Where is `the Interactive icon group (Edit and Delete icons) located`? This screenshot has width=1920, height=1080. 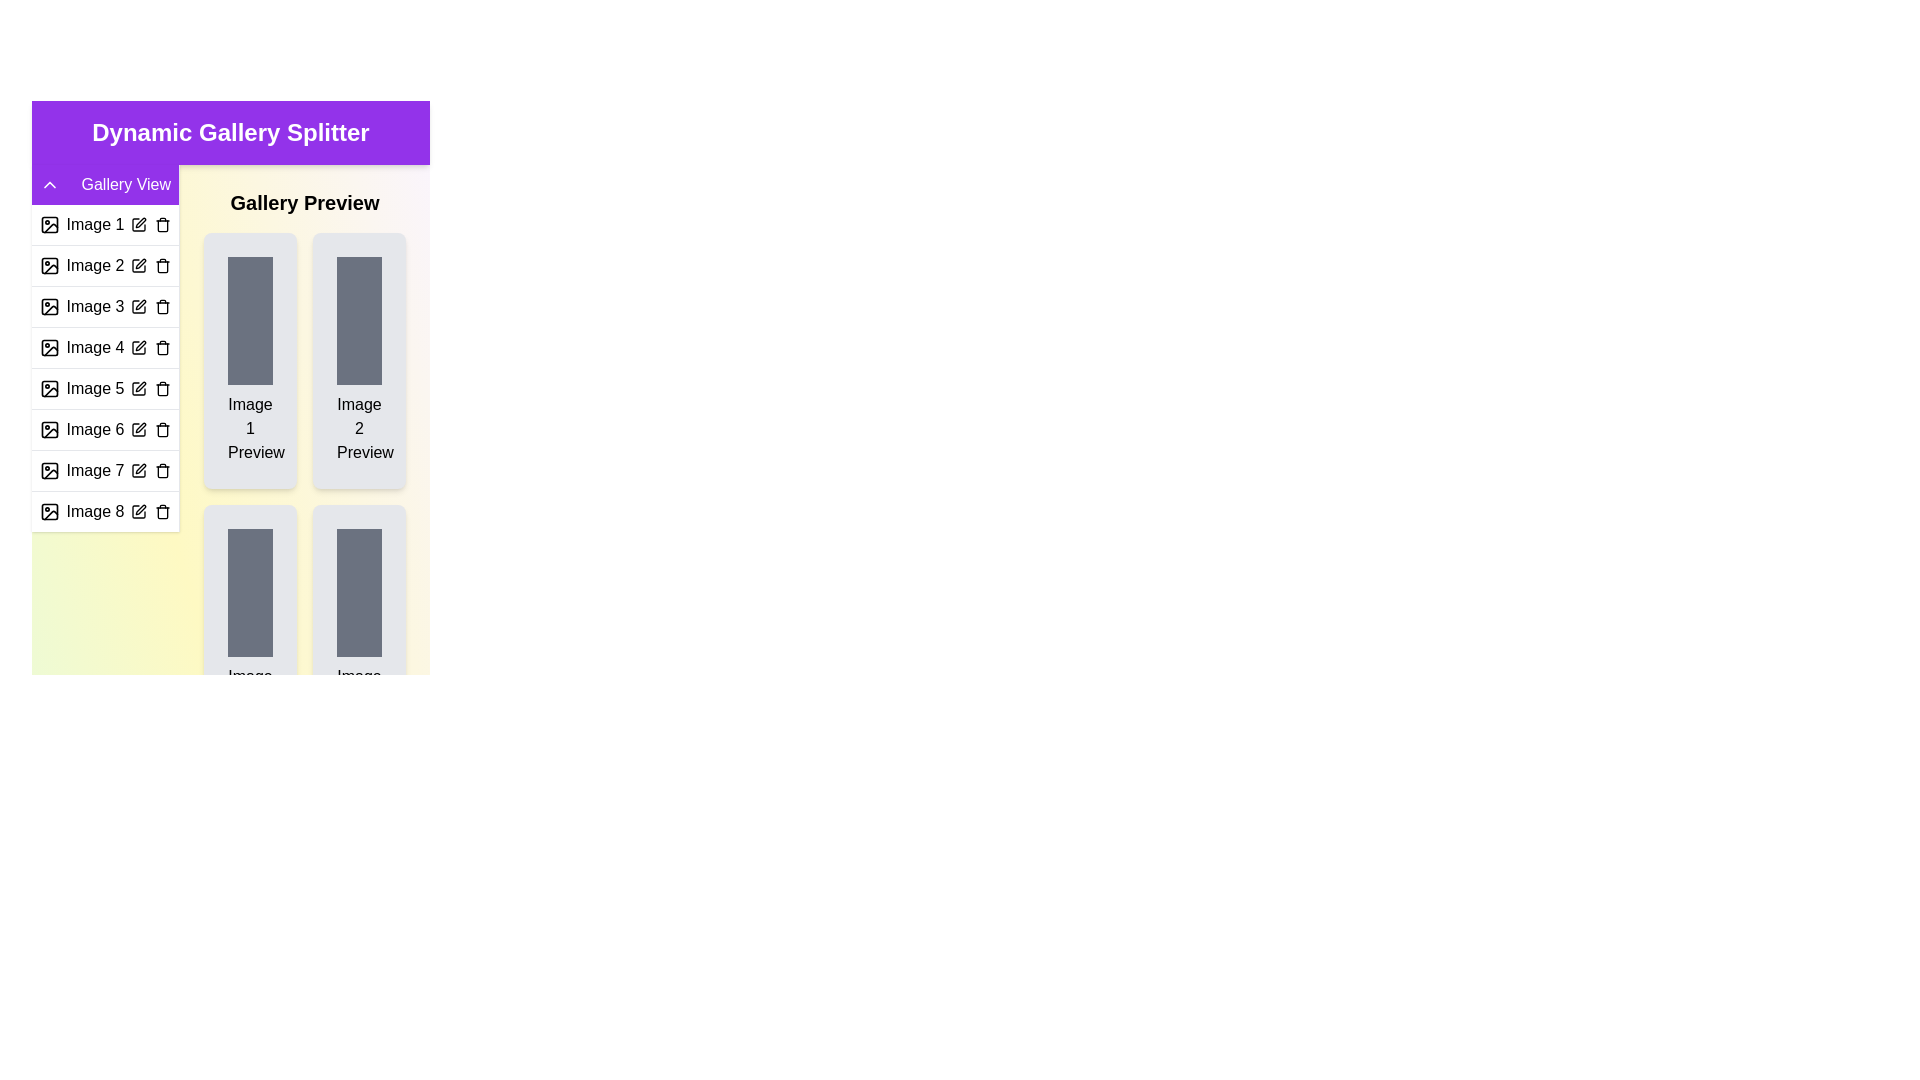
the Interactive icon group (Edit and Delete icons) located is located at coordinates (149, 389).